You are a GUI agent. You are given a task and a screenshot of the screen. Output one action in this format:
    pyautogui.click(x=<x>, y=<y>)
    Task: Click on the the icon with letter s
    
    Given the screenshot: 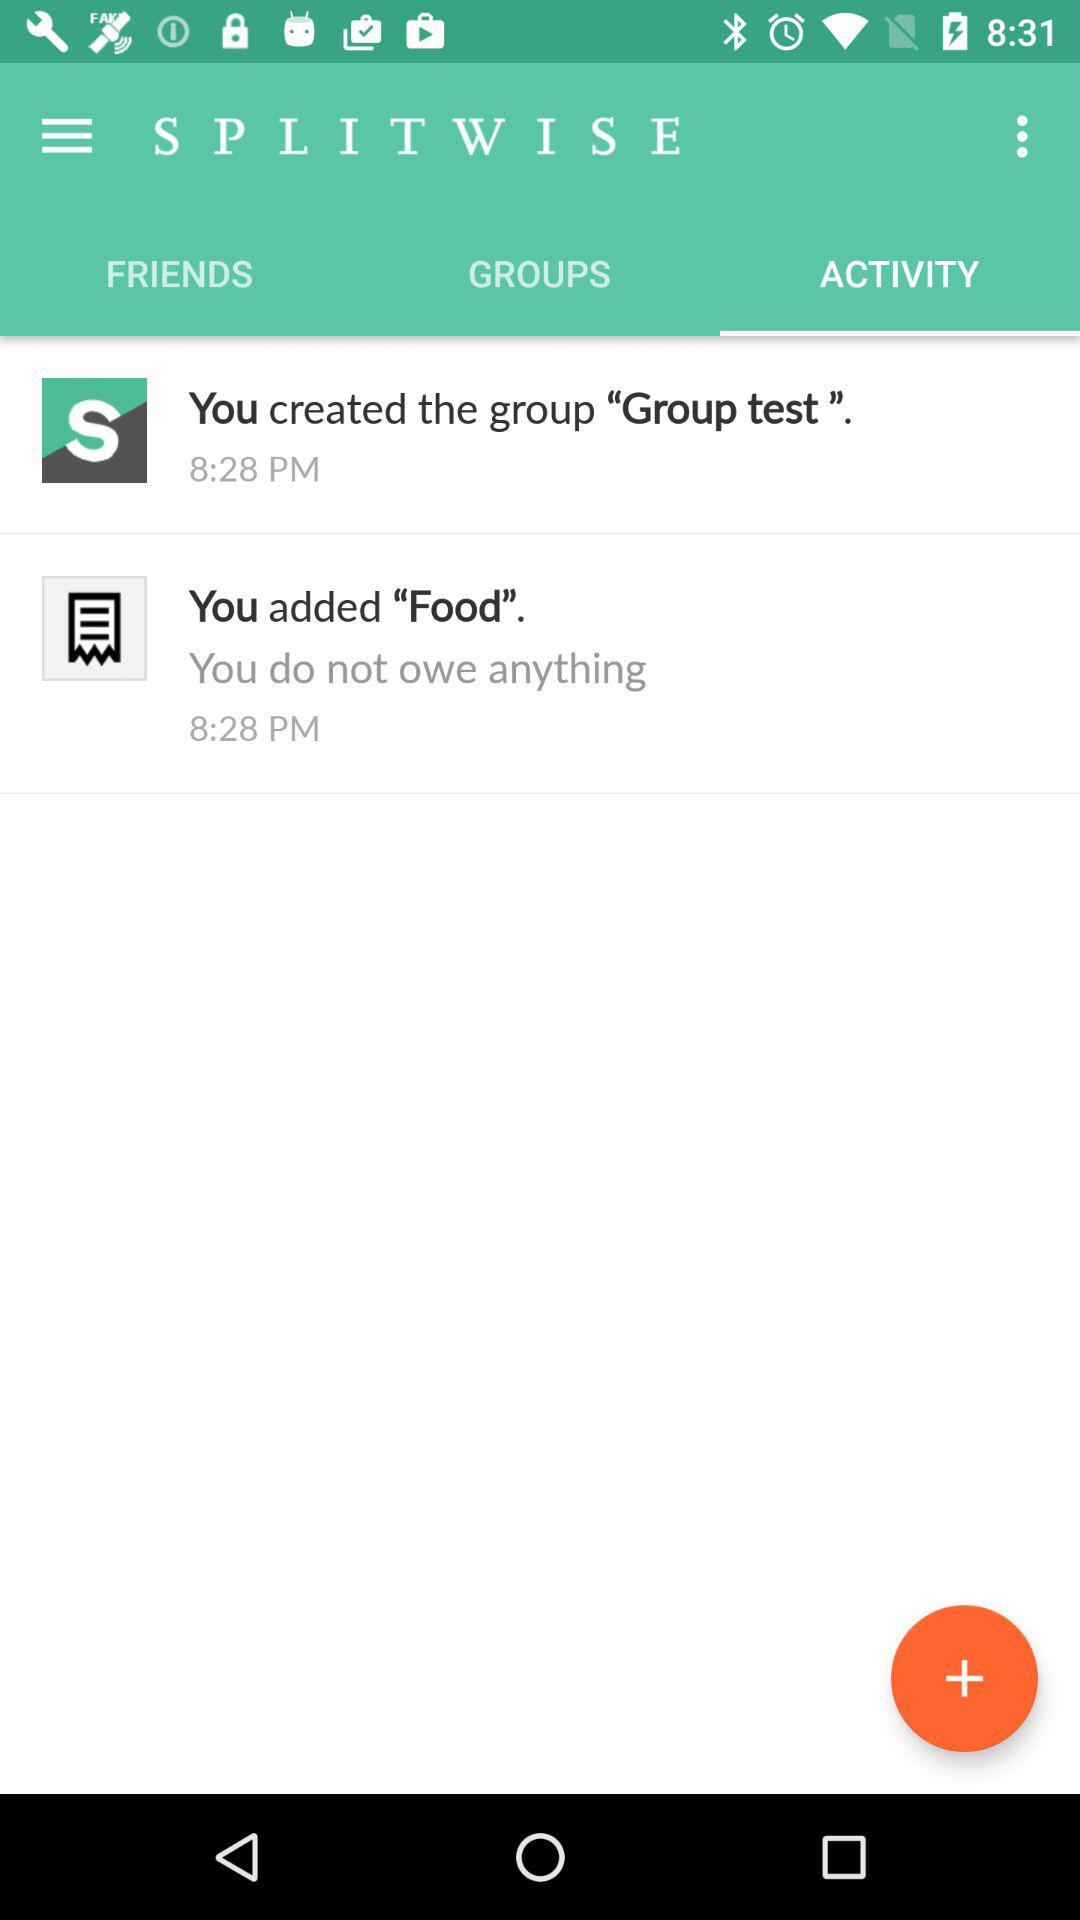 What is the action you would take?
    pyautogui.click(x=94, y=429)
    